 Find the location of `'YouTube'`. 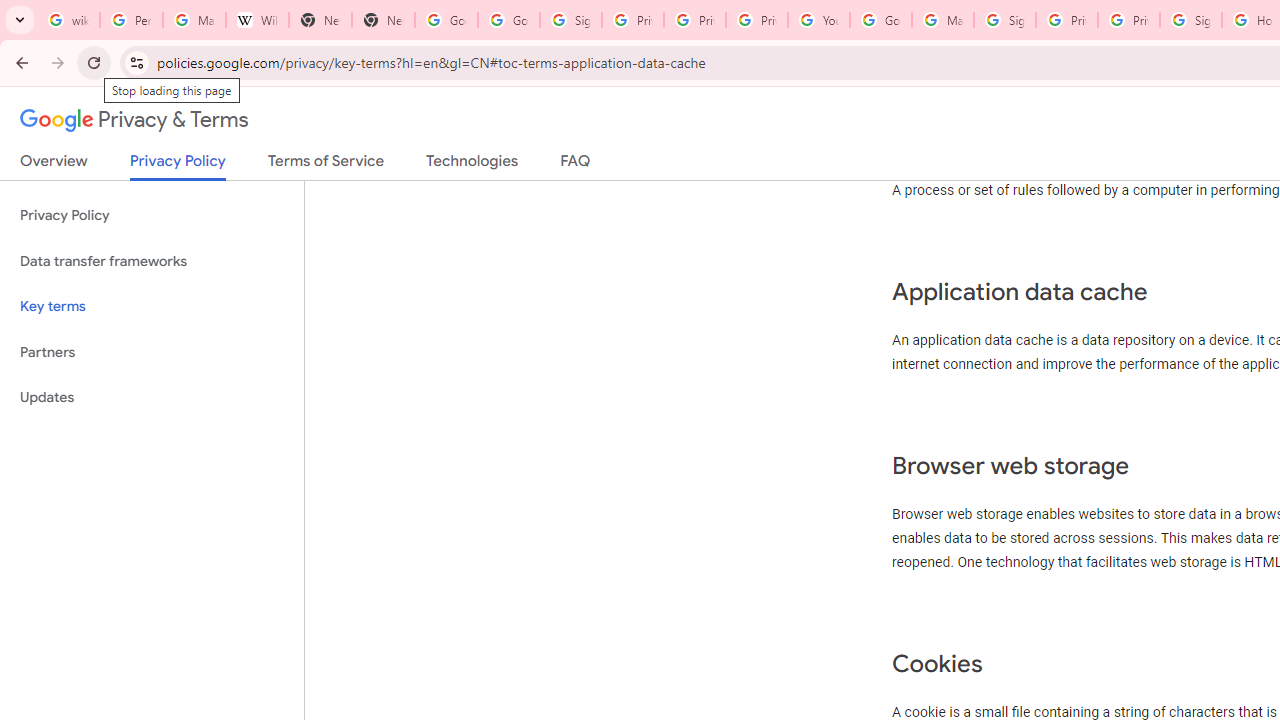

'YouTube' is located at coordinates (819, 20).